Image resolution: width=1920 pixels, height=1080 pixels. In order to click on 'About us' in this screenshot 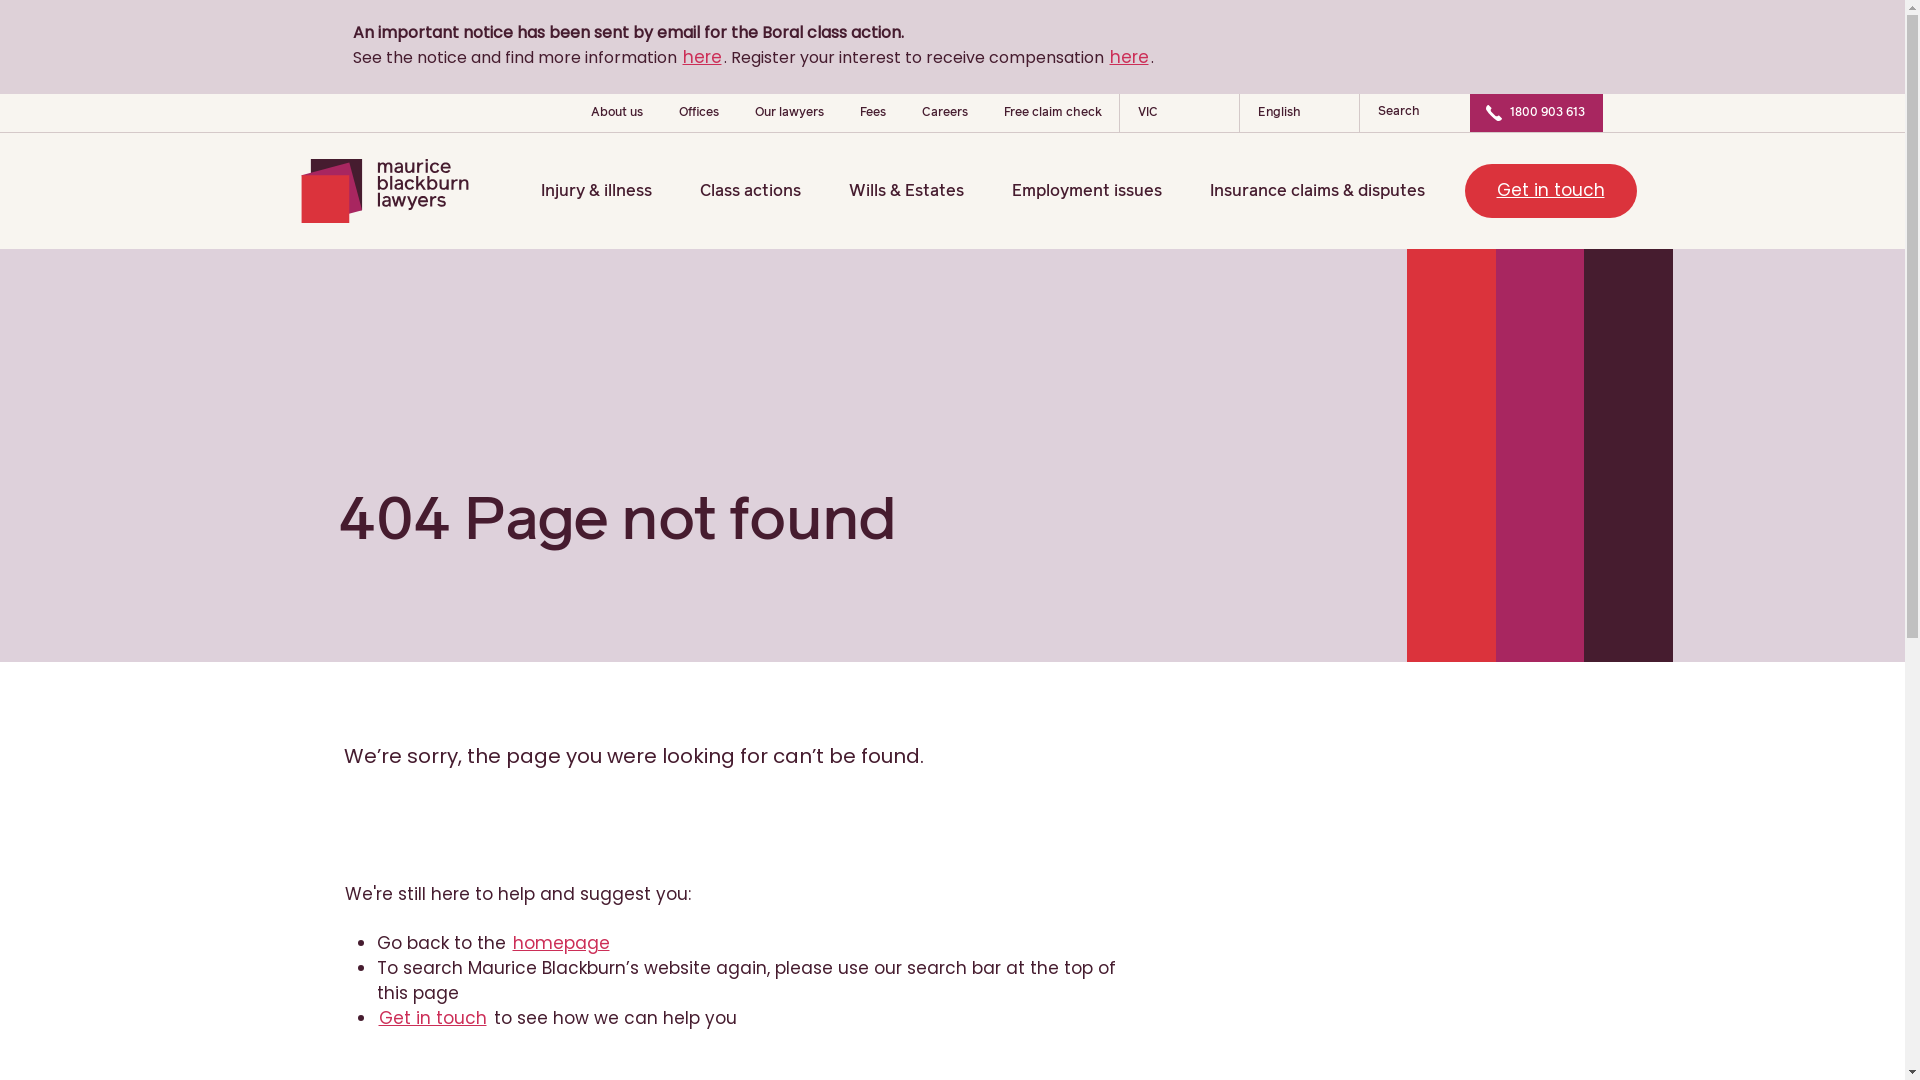, I will do `click(614, 112)`.